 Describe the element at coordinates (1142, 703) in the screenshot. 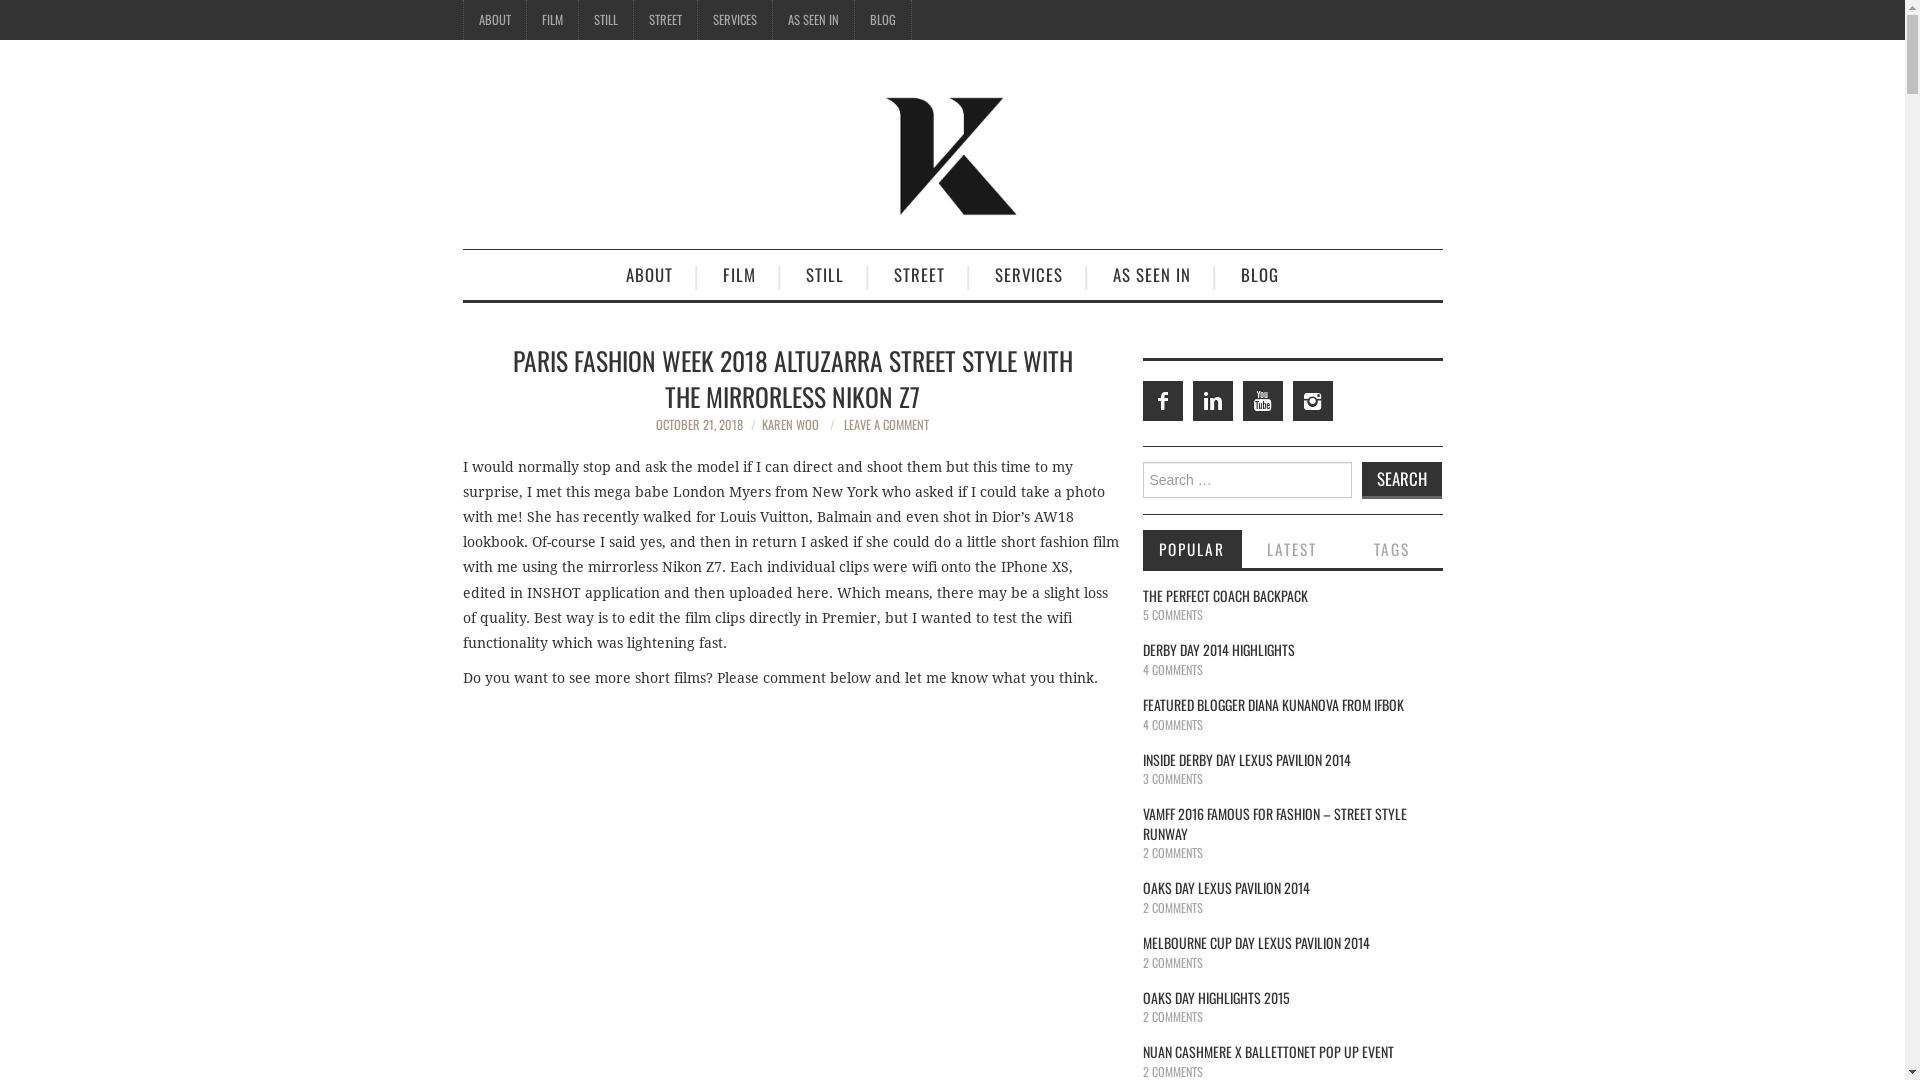

I see `'FEATURED BLOGGER DIANA KUNANOVA FROM IFBOK'` at that location.